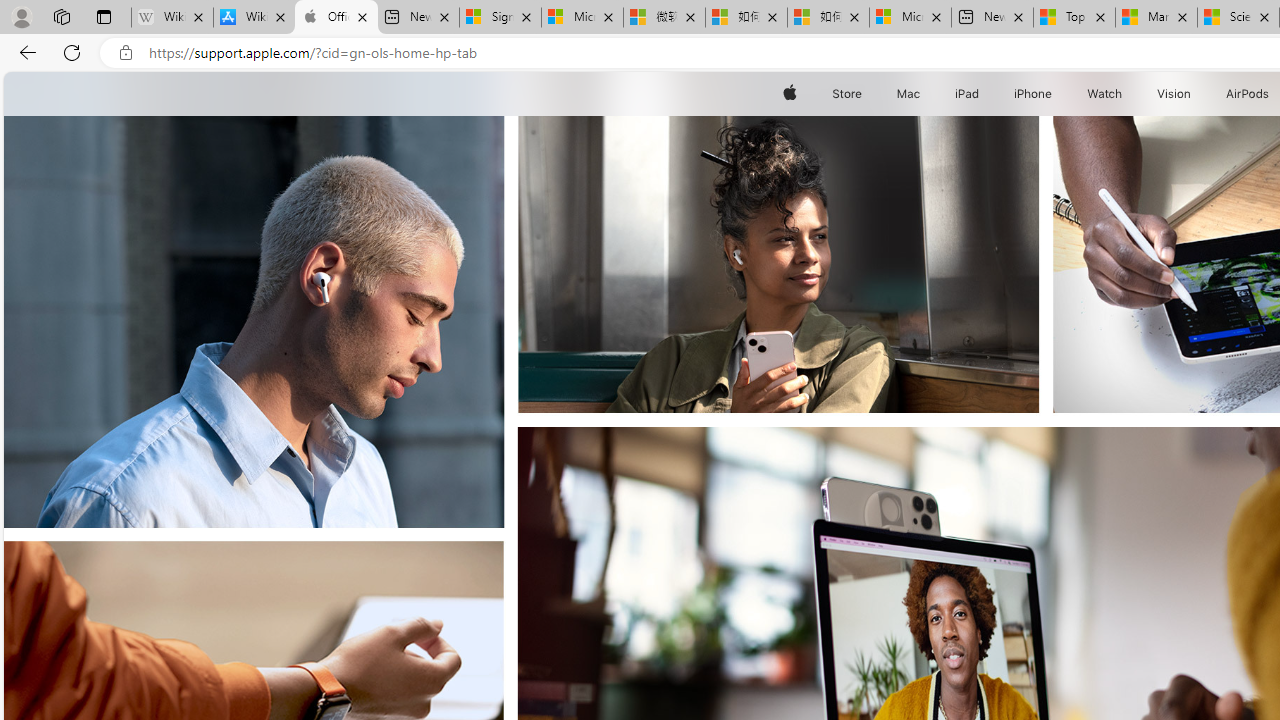 The width and height of the screenshot is (1280, 720). What do you see at coordinates (966, 93) in the screenshot?
I see `'iPad'` at bounding box center [966, 93].